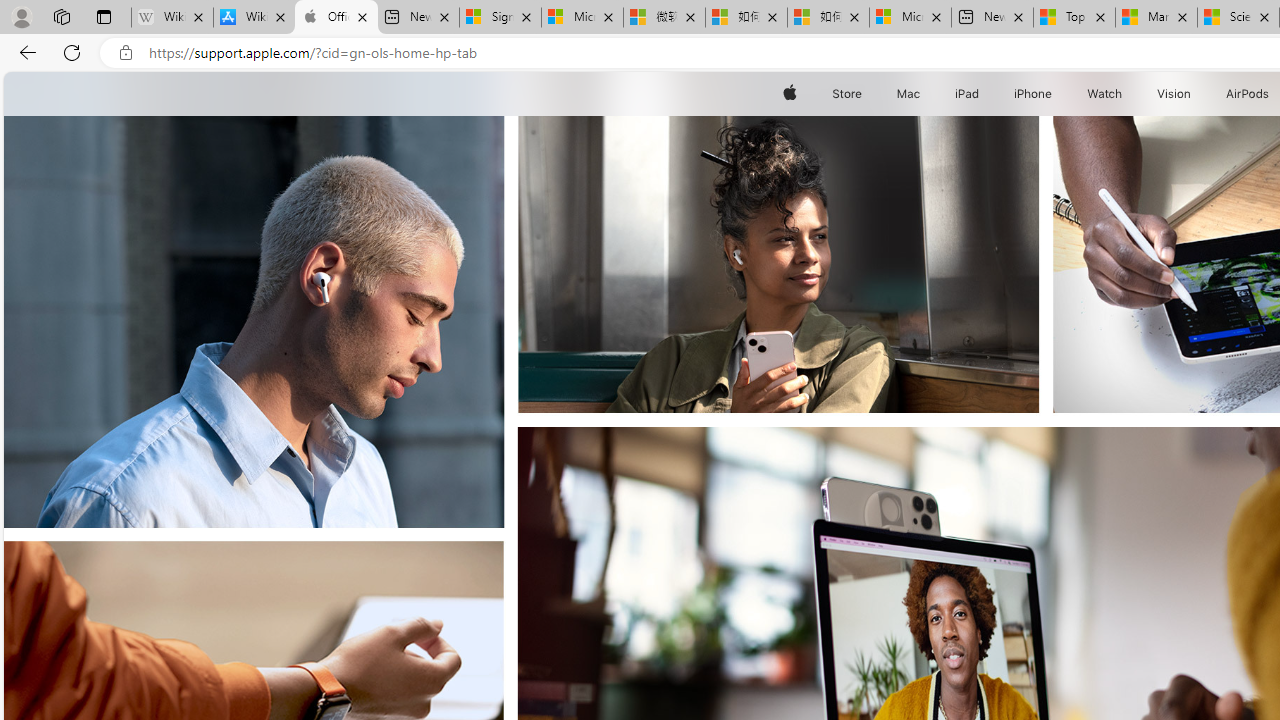 The width and height of the screenshot is (1280, 720). What do you see at coordinates (966, 93) in the screenshot?
I see `'iPad'` at bounding box center [966, 93].